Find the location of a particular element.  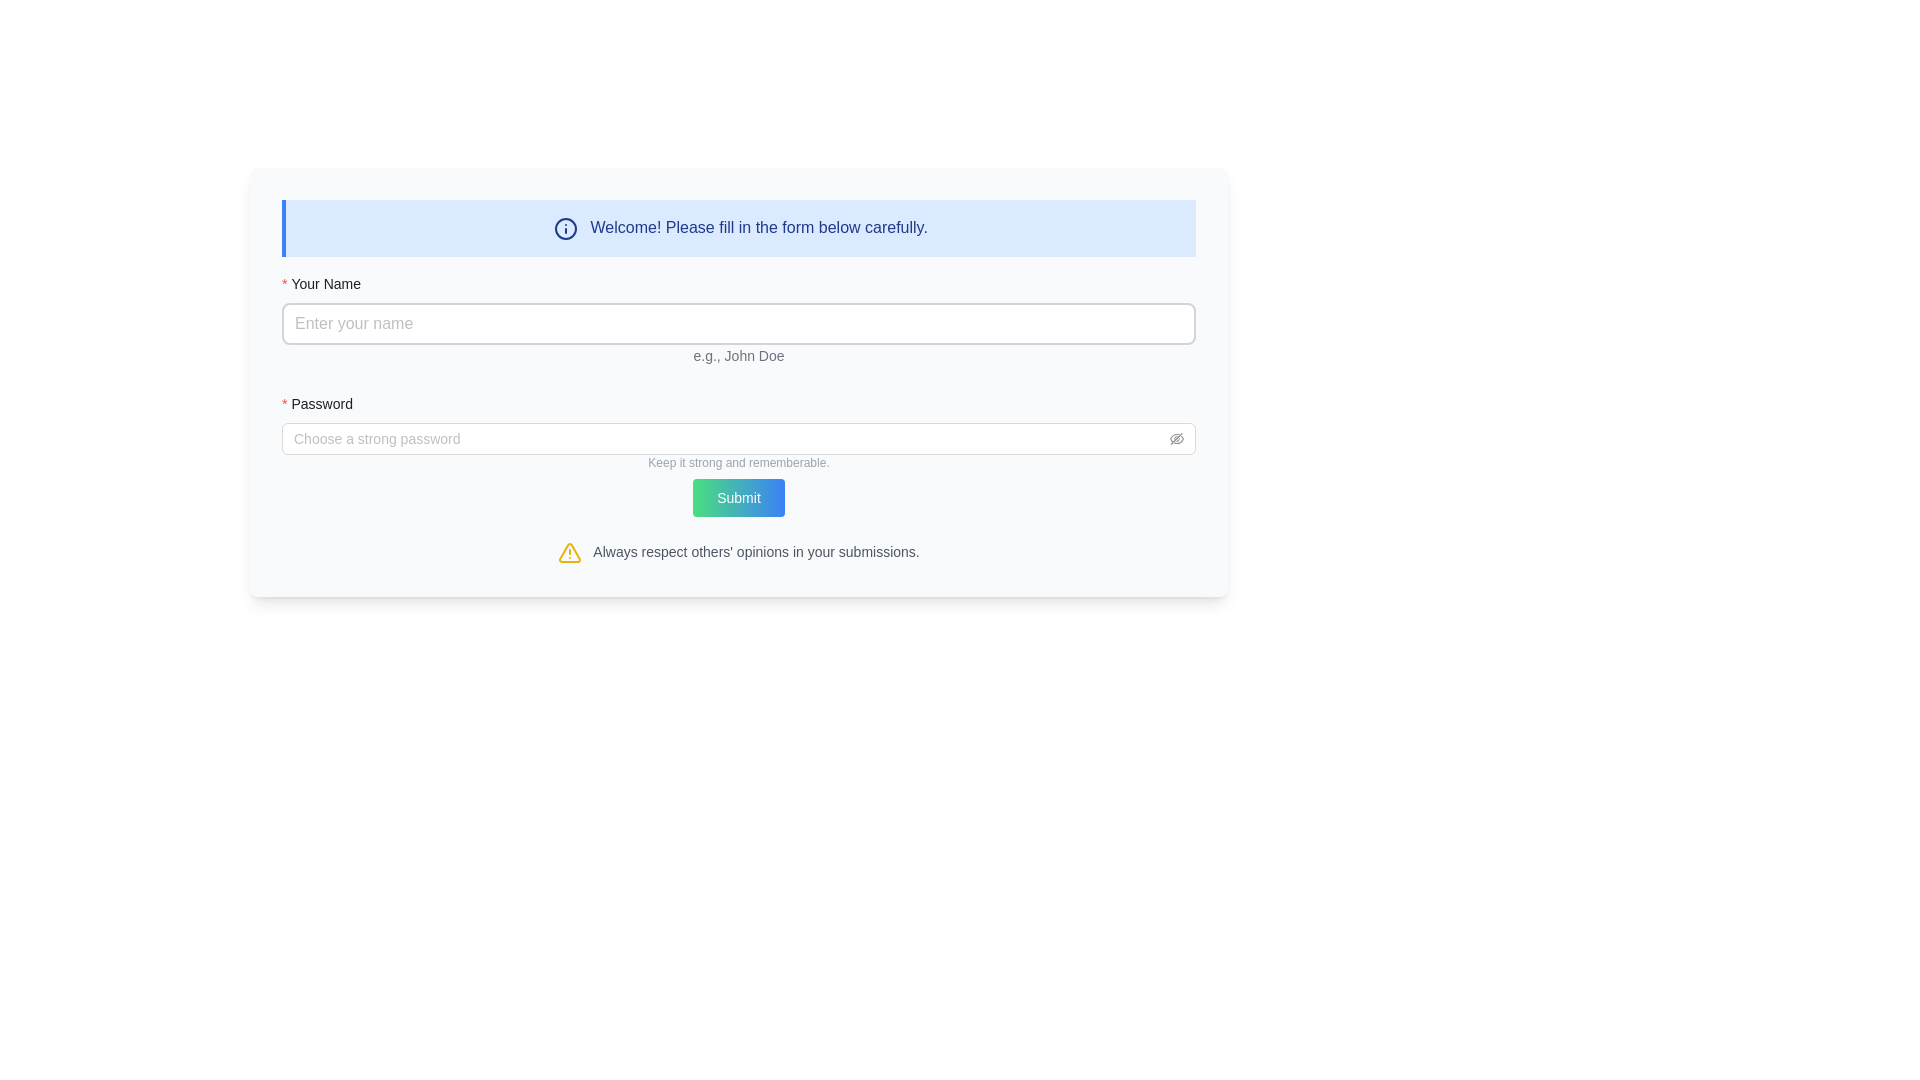

the circle graphic element that serves as a visual component of the icon located to the left of the welcome message in the header area of the form interface is located at coordinates (565, 227).